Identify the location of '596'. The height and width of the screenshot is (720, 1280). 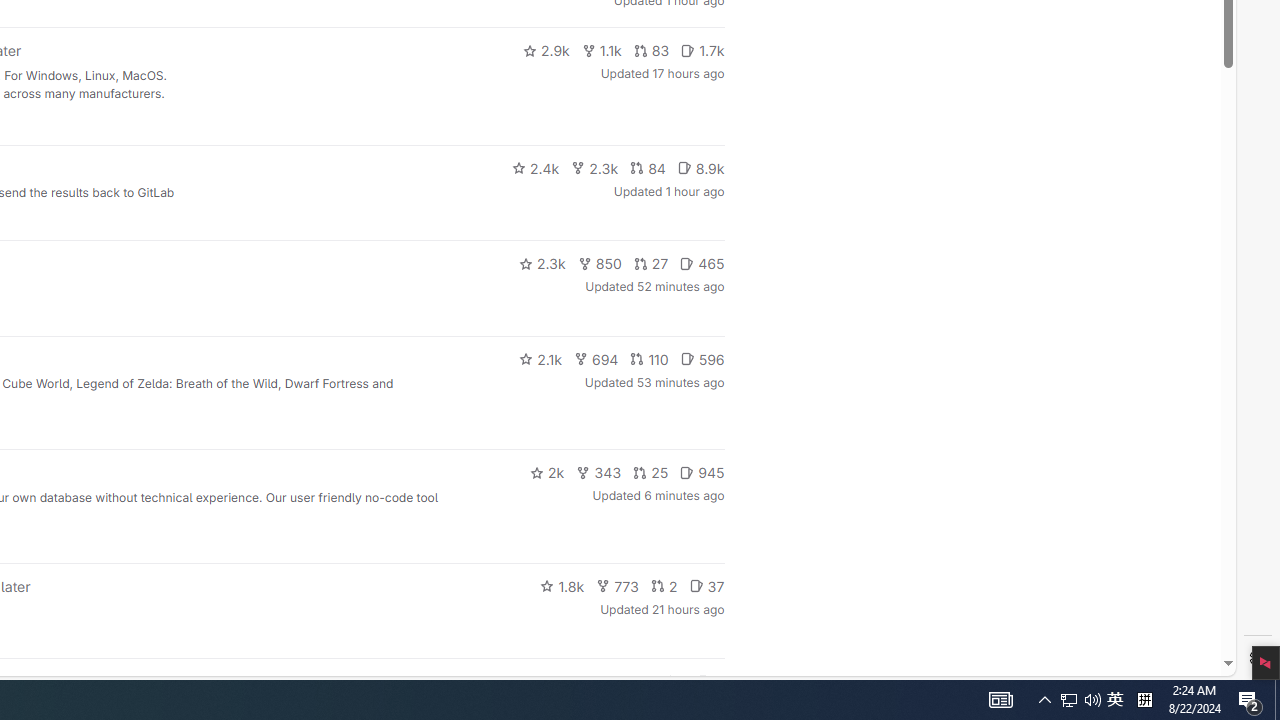
(702, 357).